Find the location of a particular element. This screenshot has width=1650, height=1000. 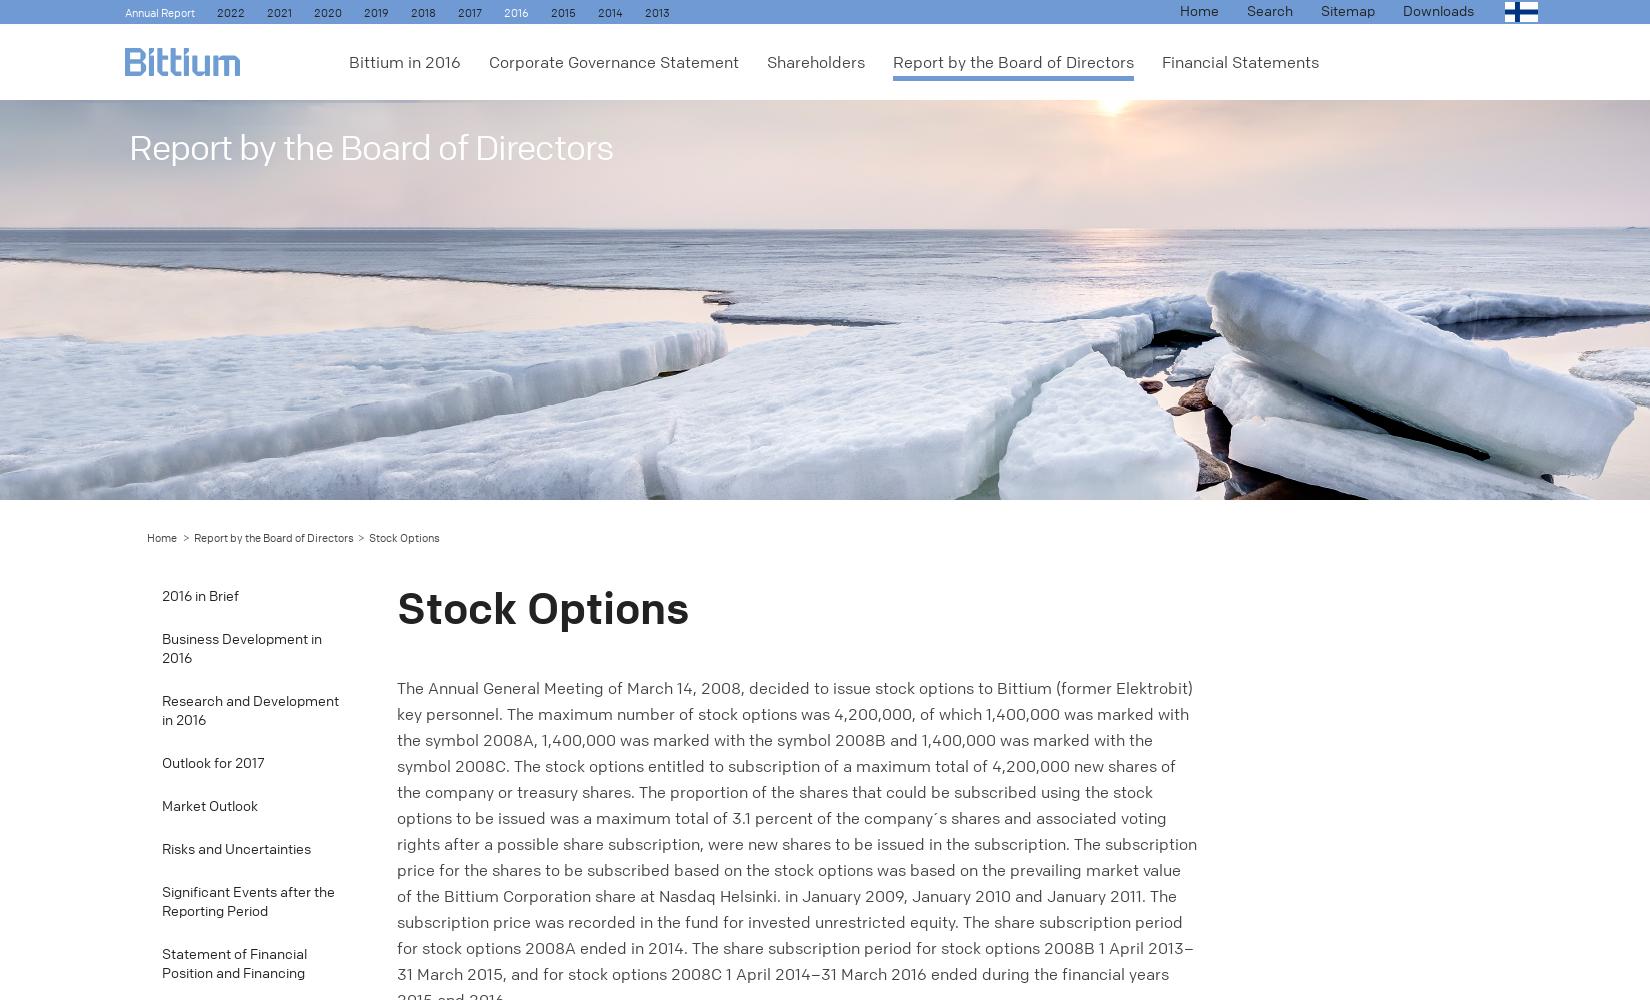

'Business Development in 2016' is located at coordinates (241, 649).